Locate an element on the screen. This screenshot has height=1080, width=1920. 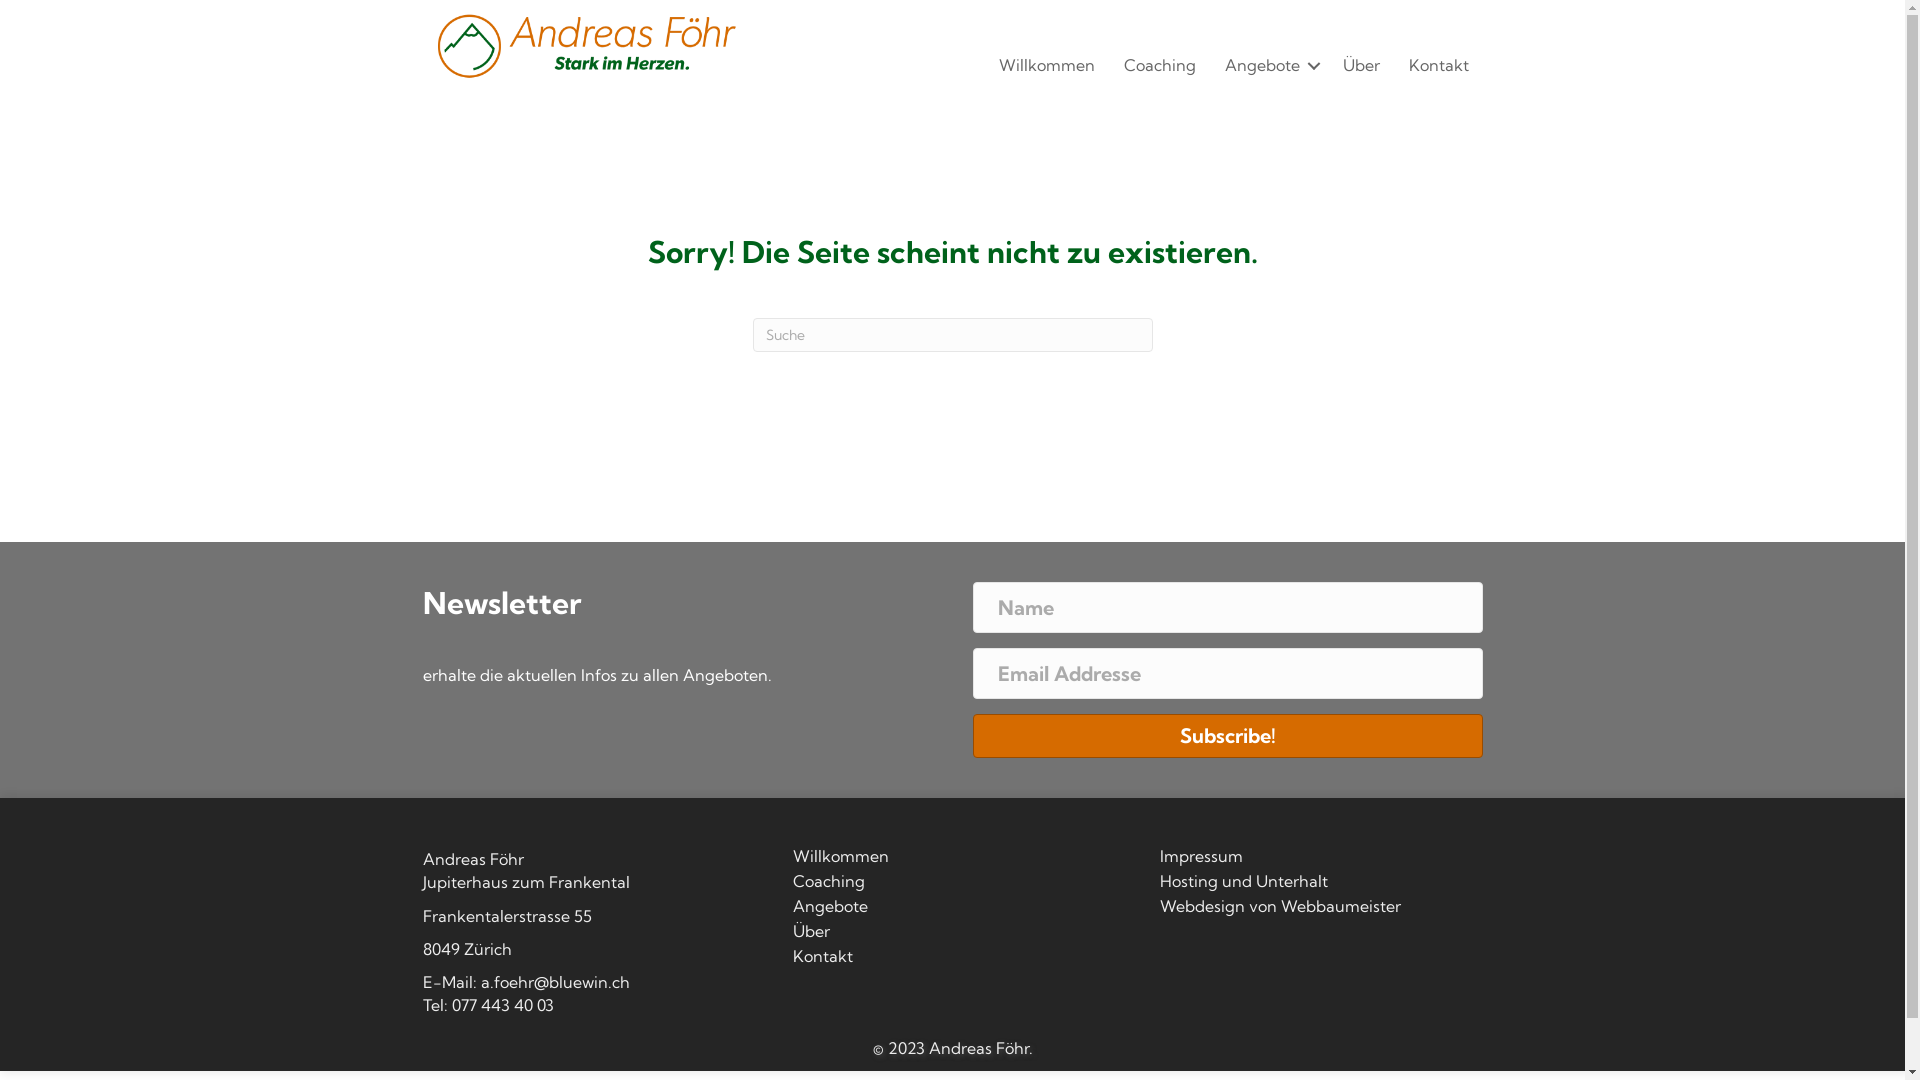
'Angebote' is located at coordinates (1209, 64).